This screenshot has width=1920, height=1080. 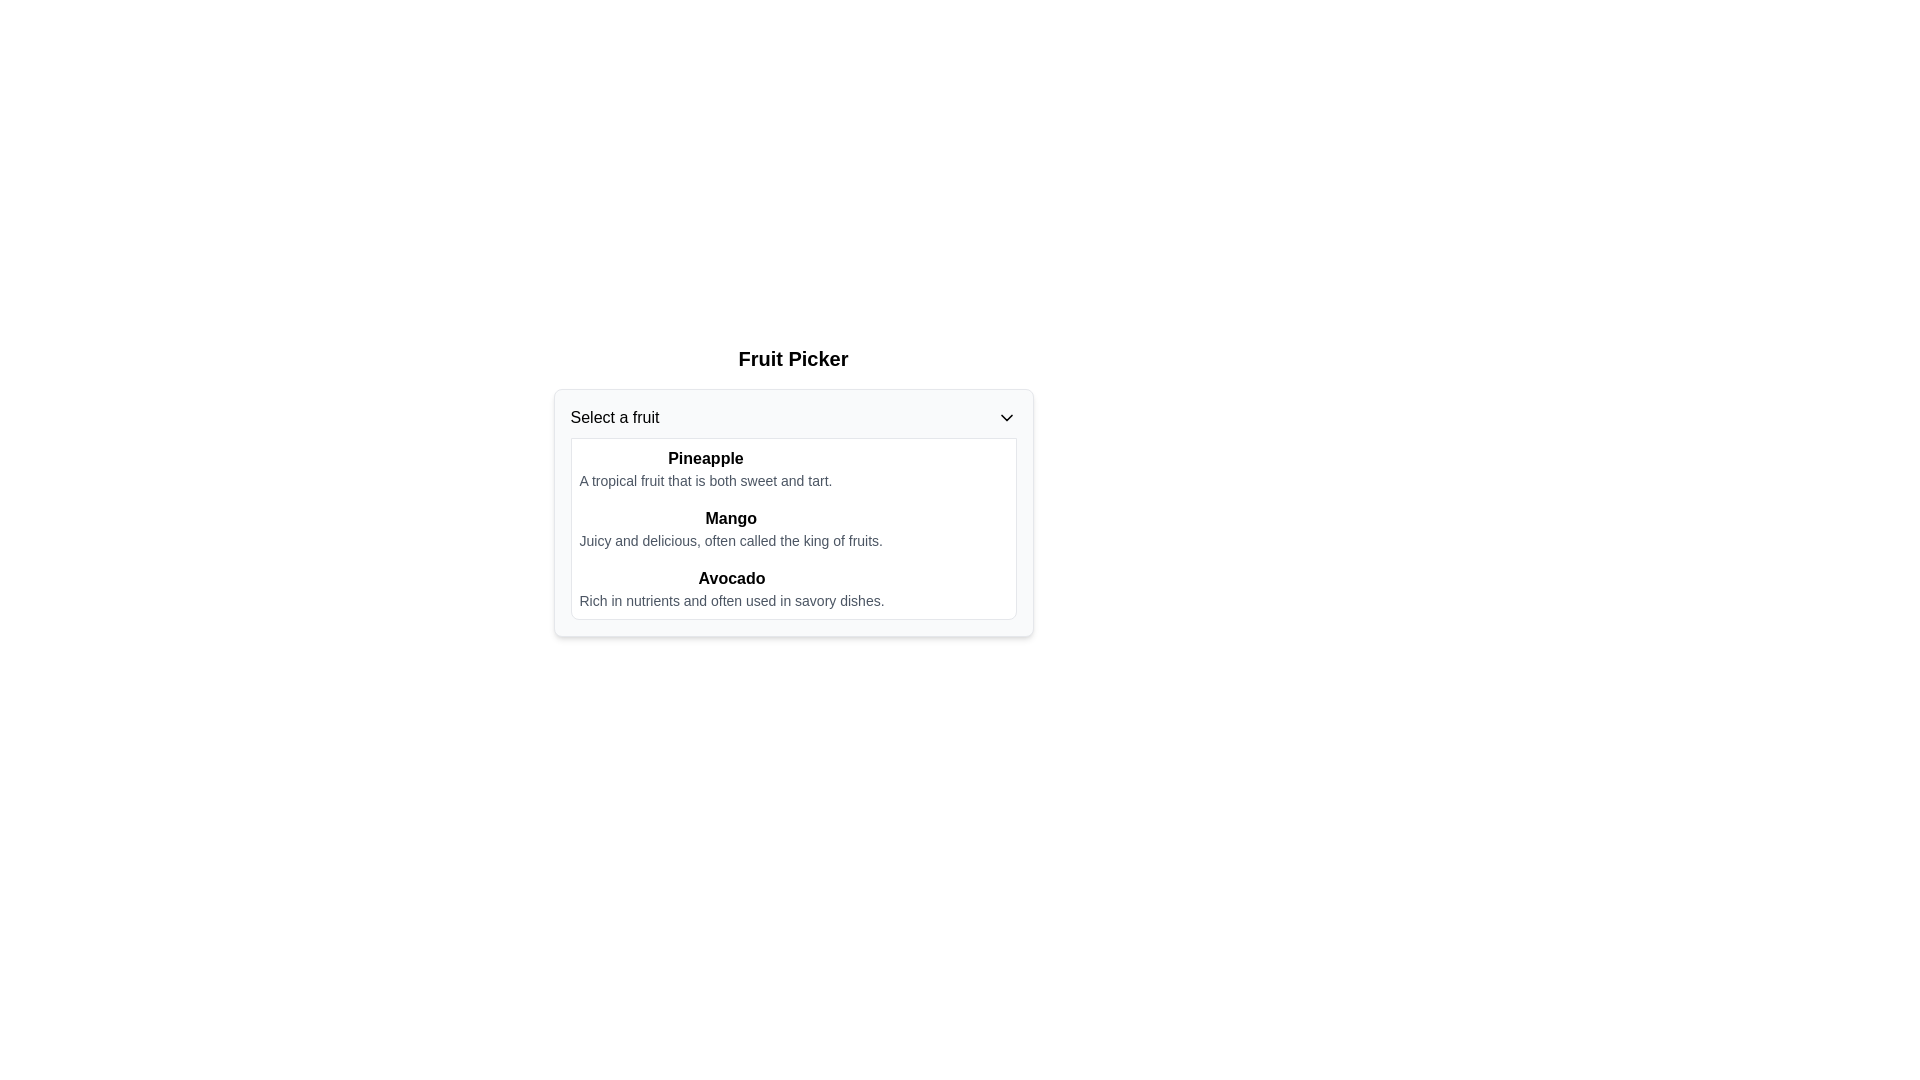 What do you see at coordinates (792, 469) in the screenshot?
I see `the 'Pineapple' option in the dropdown list titled 'Select a fruit'` at bounding box center [792, 469].